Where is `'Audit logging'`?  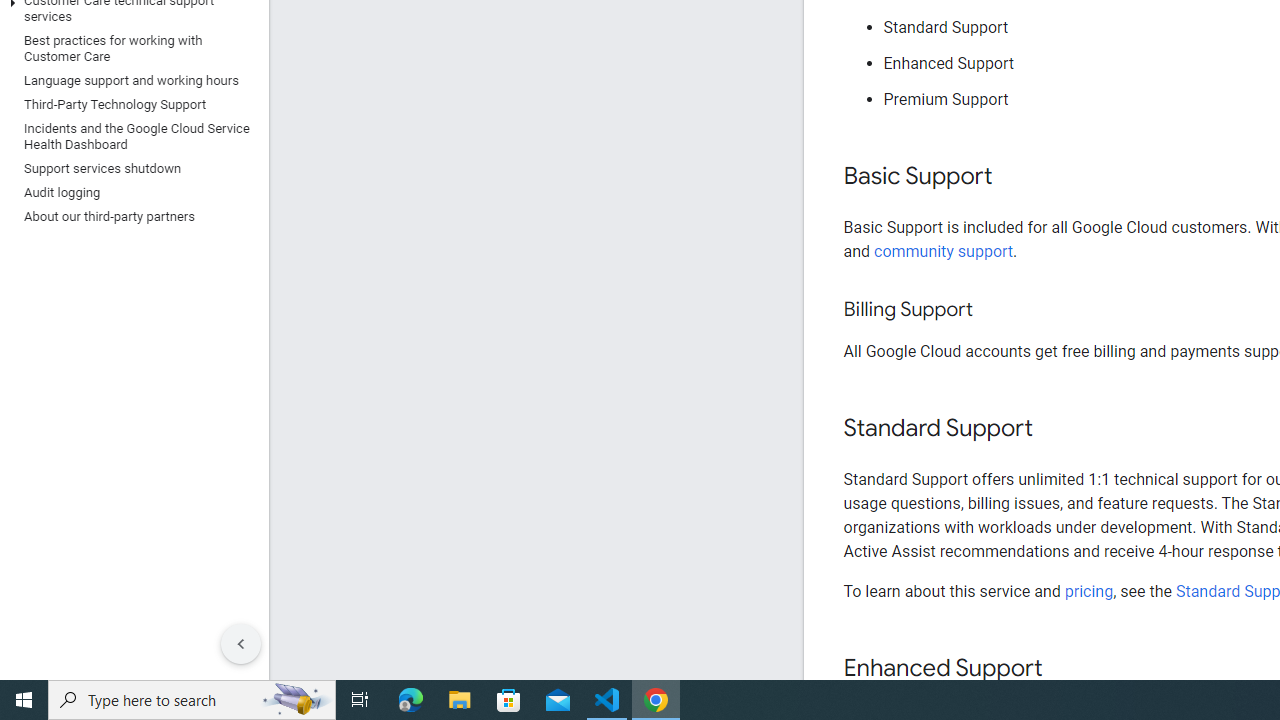 'Audit logging' is located at coordinates (129, 192).